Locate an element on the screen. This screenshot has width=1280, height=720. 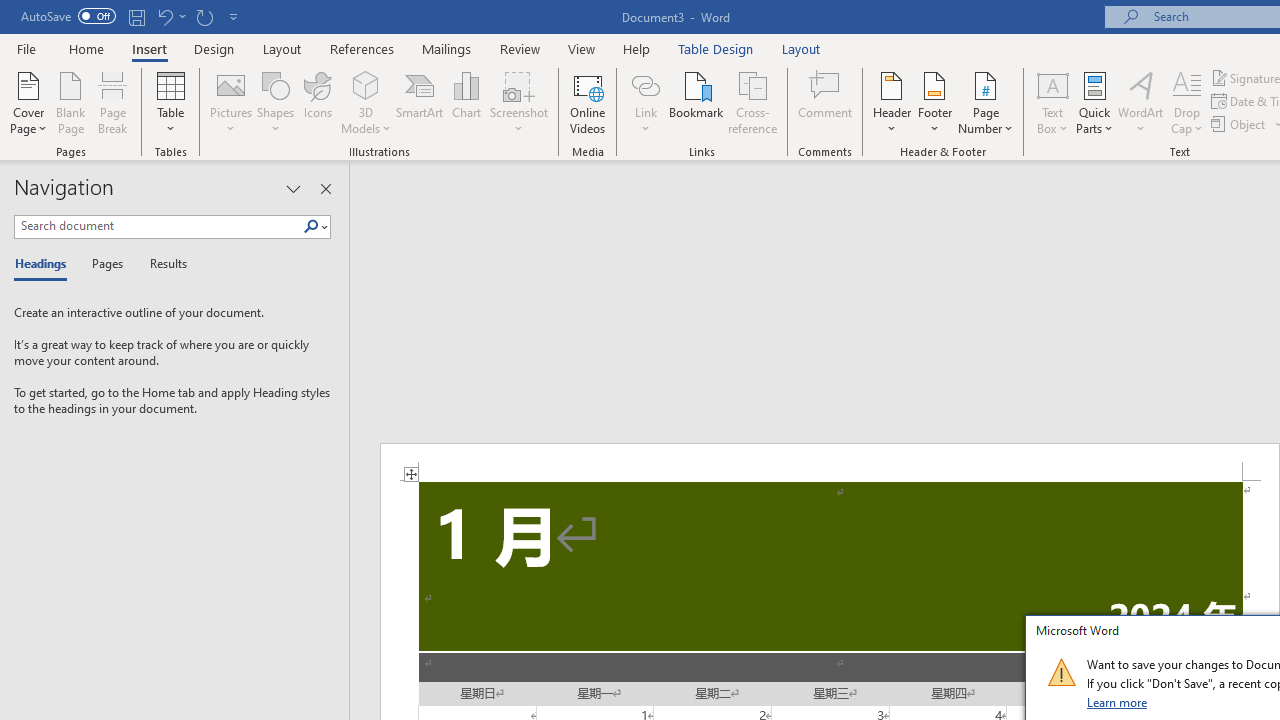
'Task Pane Options' is located at coordinates (292, 189).